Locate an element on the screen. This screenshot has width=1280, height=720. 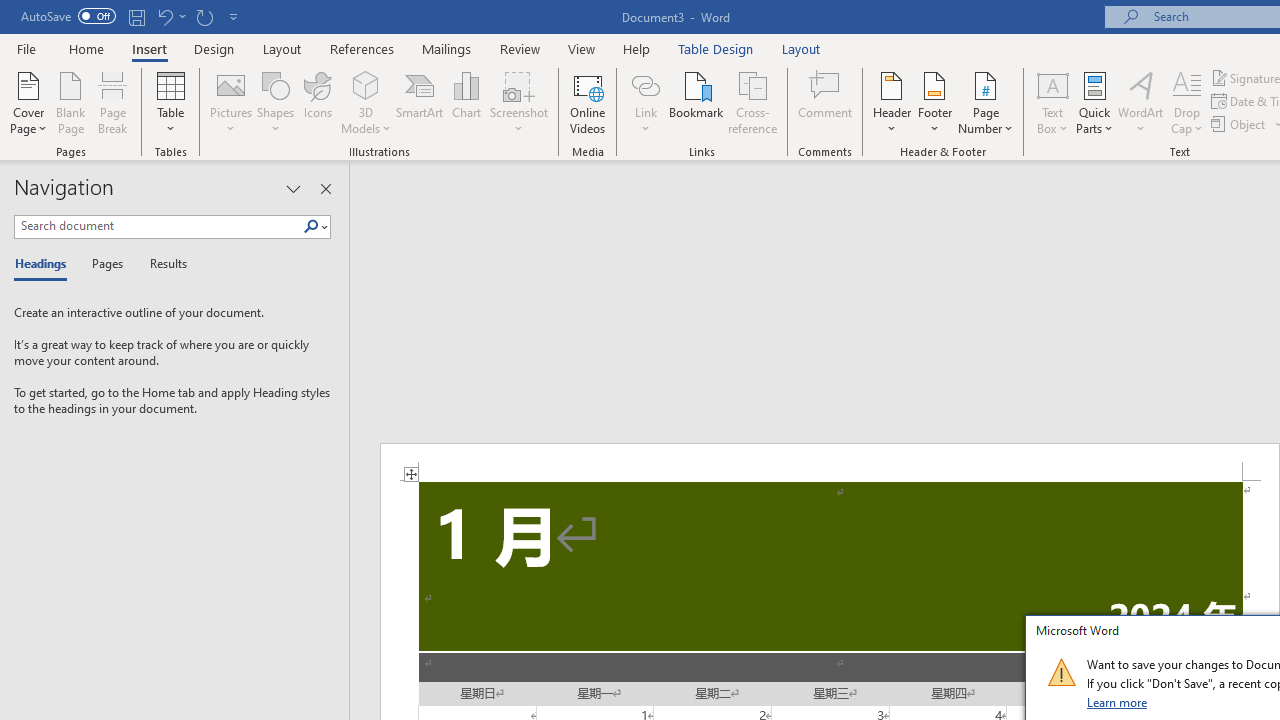
'Task Pane Options' is located at coordinates (292, 189).